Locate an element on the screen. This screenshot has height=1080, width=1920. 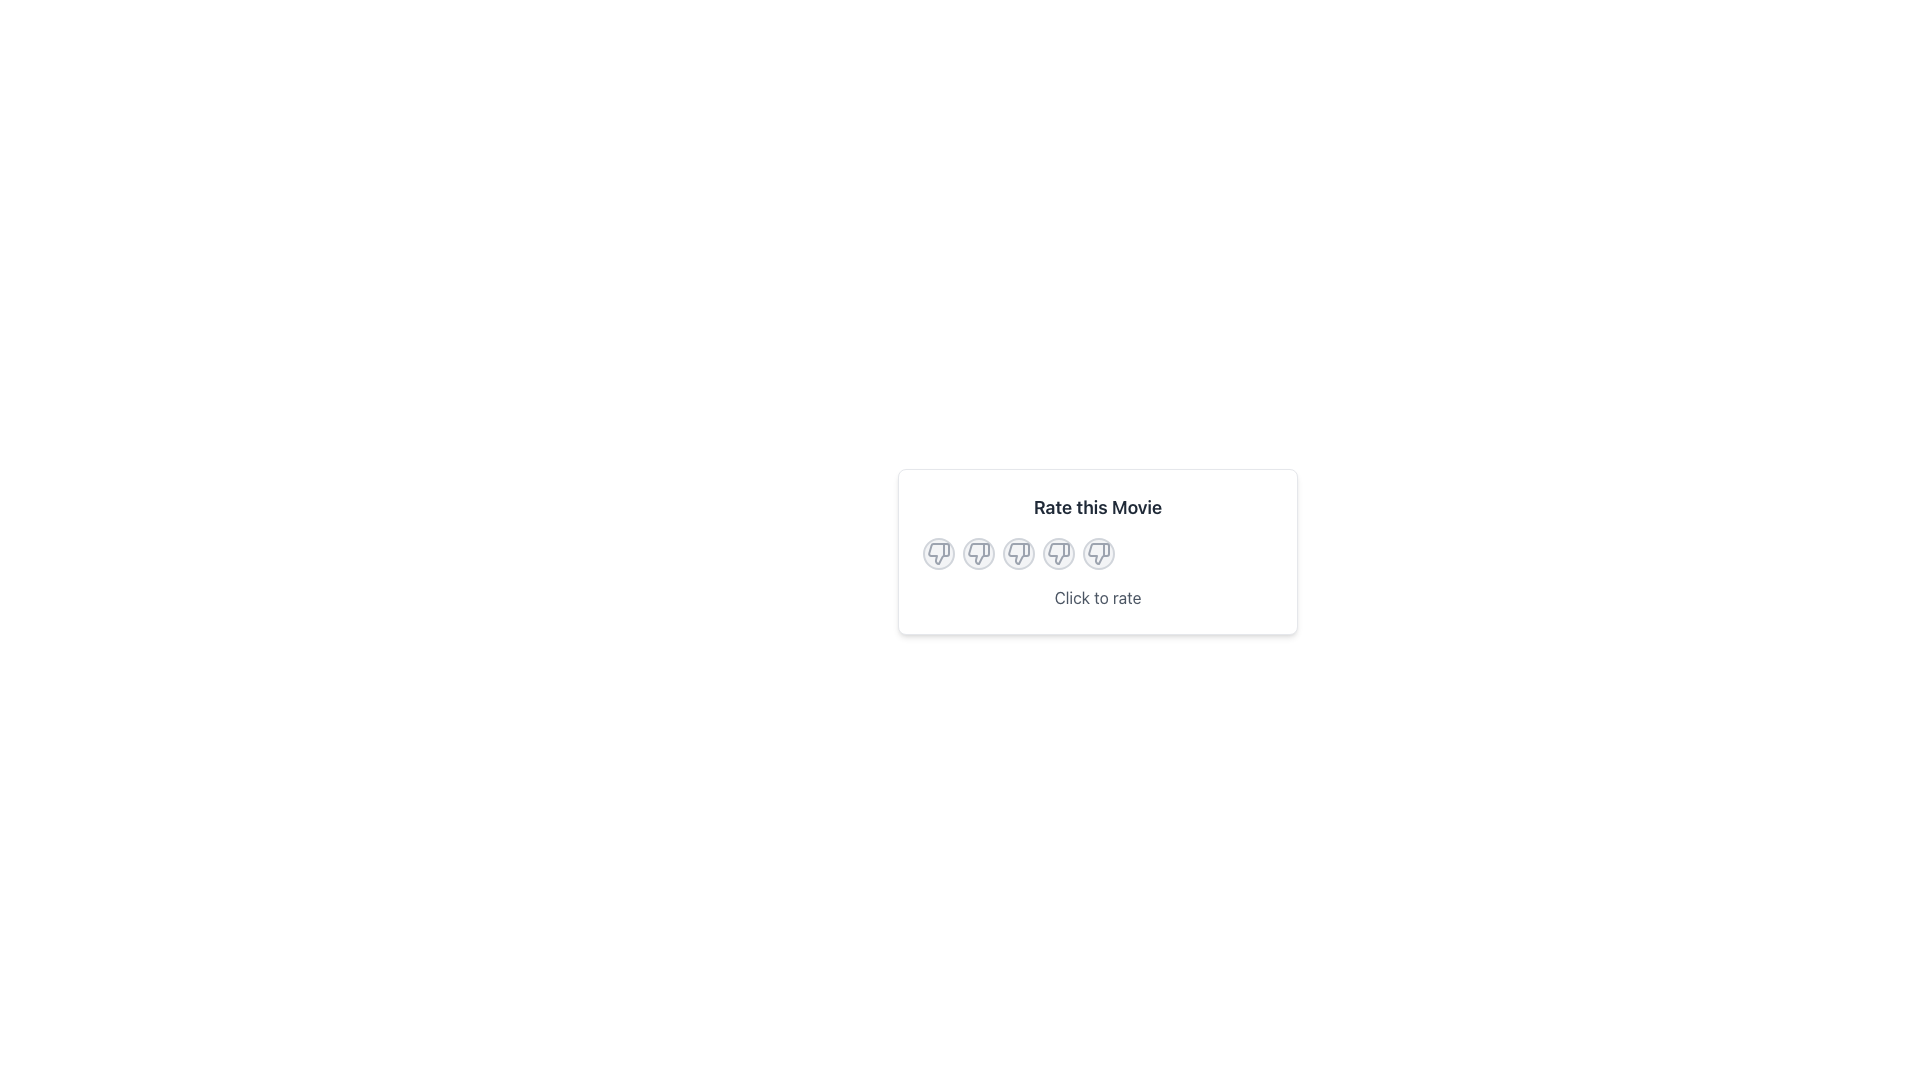
the thumbs-down rating icon is located at coordinates (938, 554).